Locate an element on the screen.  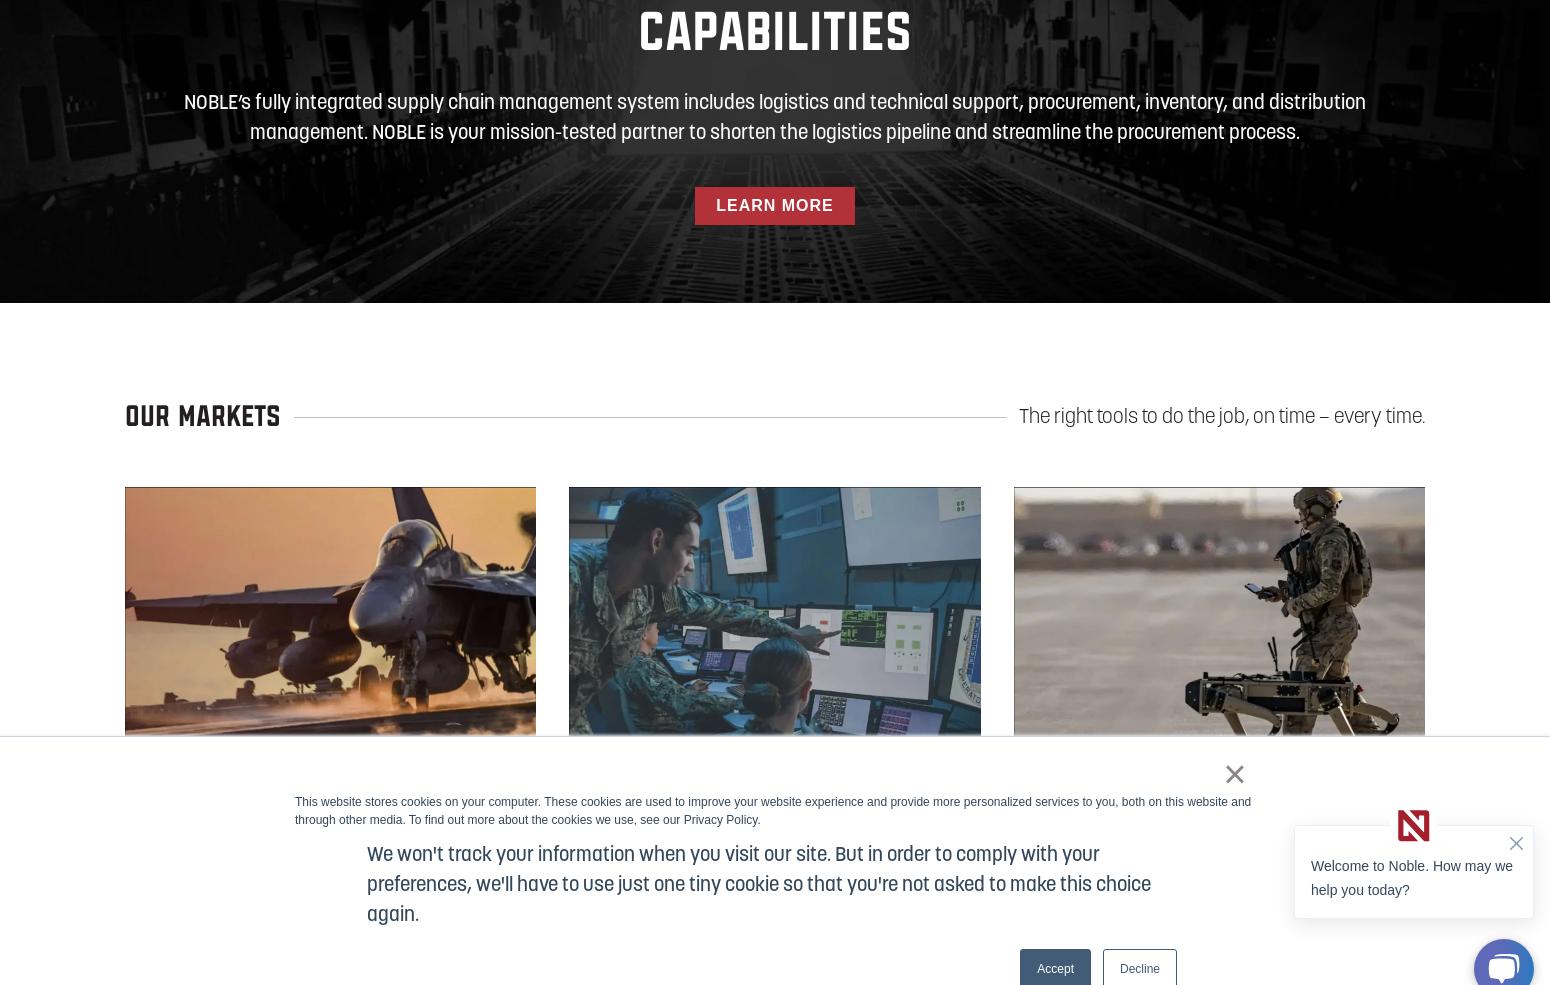
'Accept' is located at coordinates (1054, 969).